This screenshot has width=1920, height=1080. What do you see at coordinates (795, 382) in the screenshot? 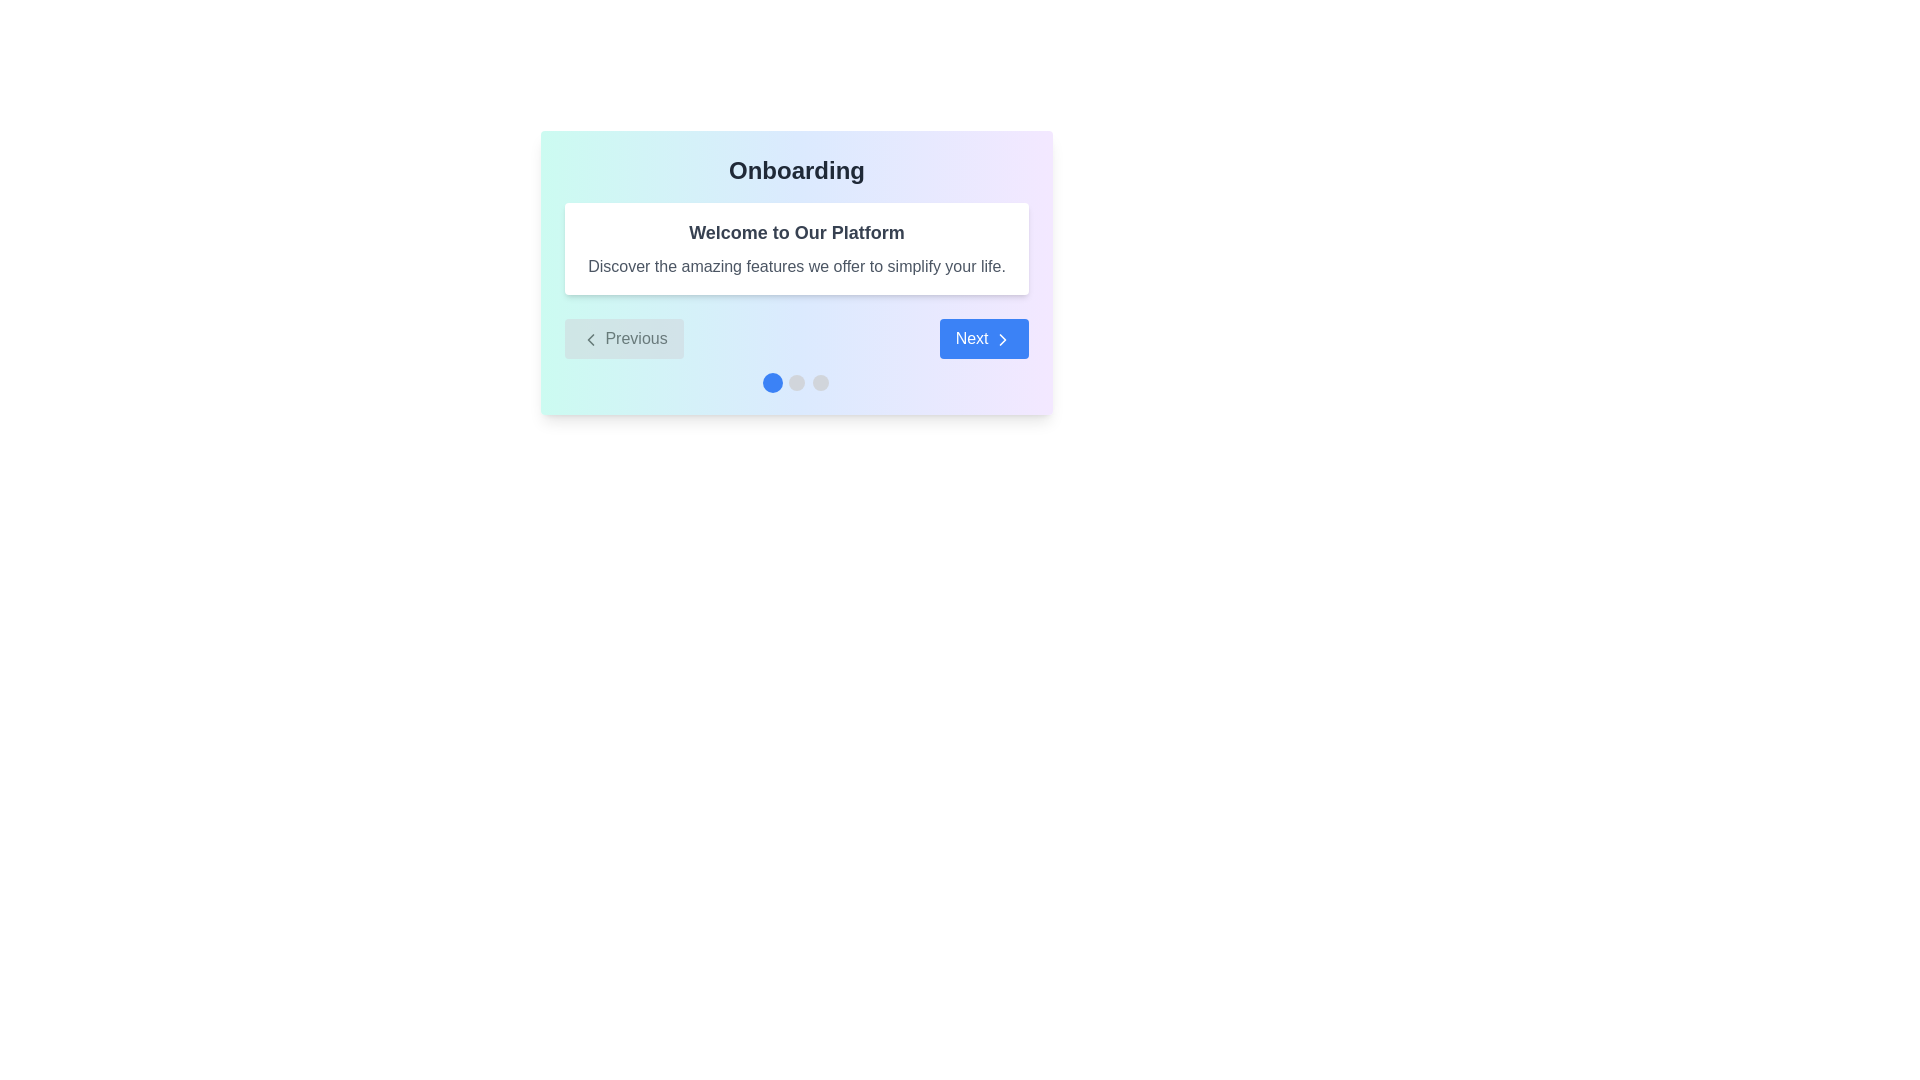
I see `the inactive second circular indicator in the pagination or step indicator row, which visually represents the current page or step in the process` at bounding box center [795, 382].